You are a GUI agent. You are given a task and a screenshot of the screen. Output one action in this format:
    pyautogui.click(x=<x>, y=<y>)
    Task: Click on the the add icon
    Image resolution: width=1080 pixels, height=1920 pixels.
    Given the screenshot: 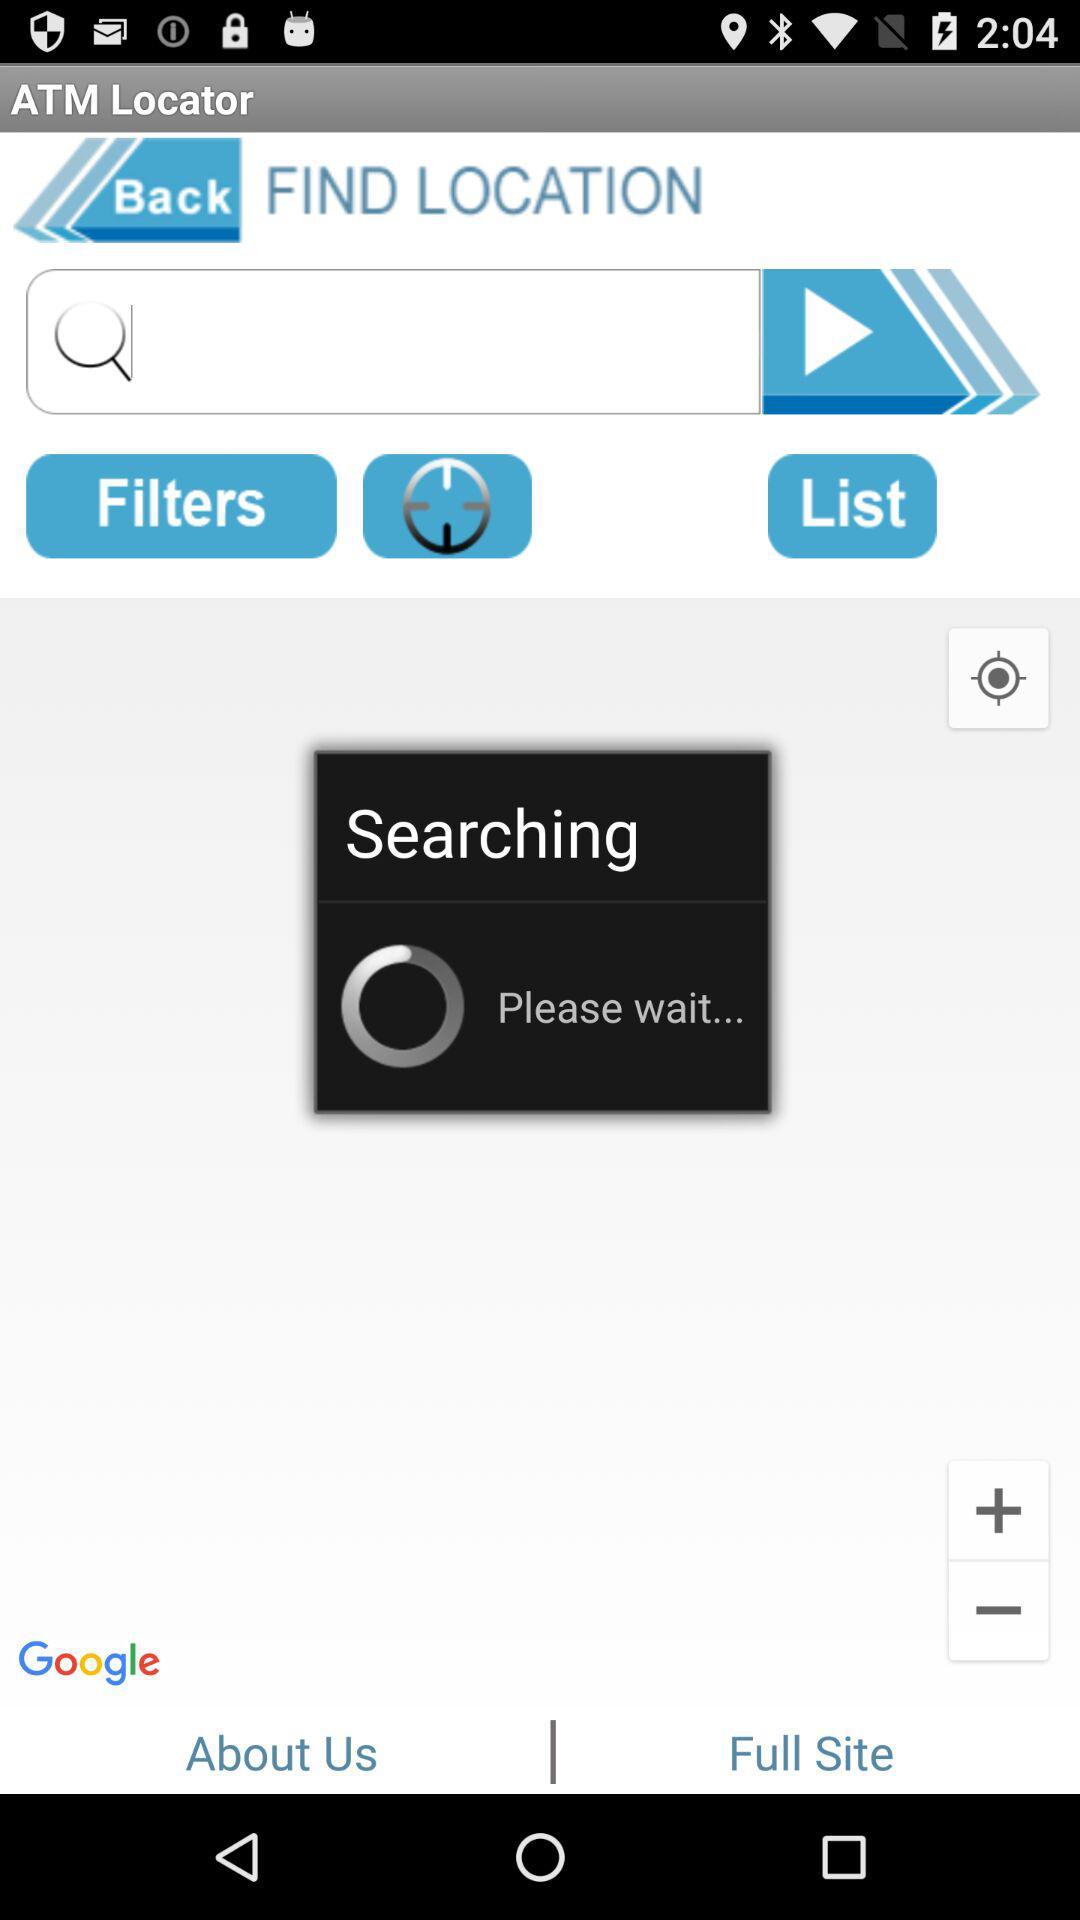 What is the action you would take?
    pyautogui.click(x=998, y=1610)
    